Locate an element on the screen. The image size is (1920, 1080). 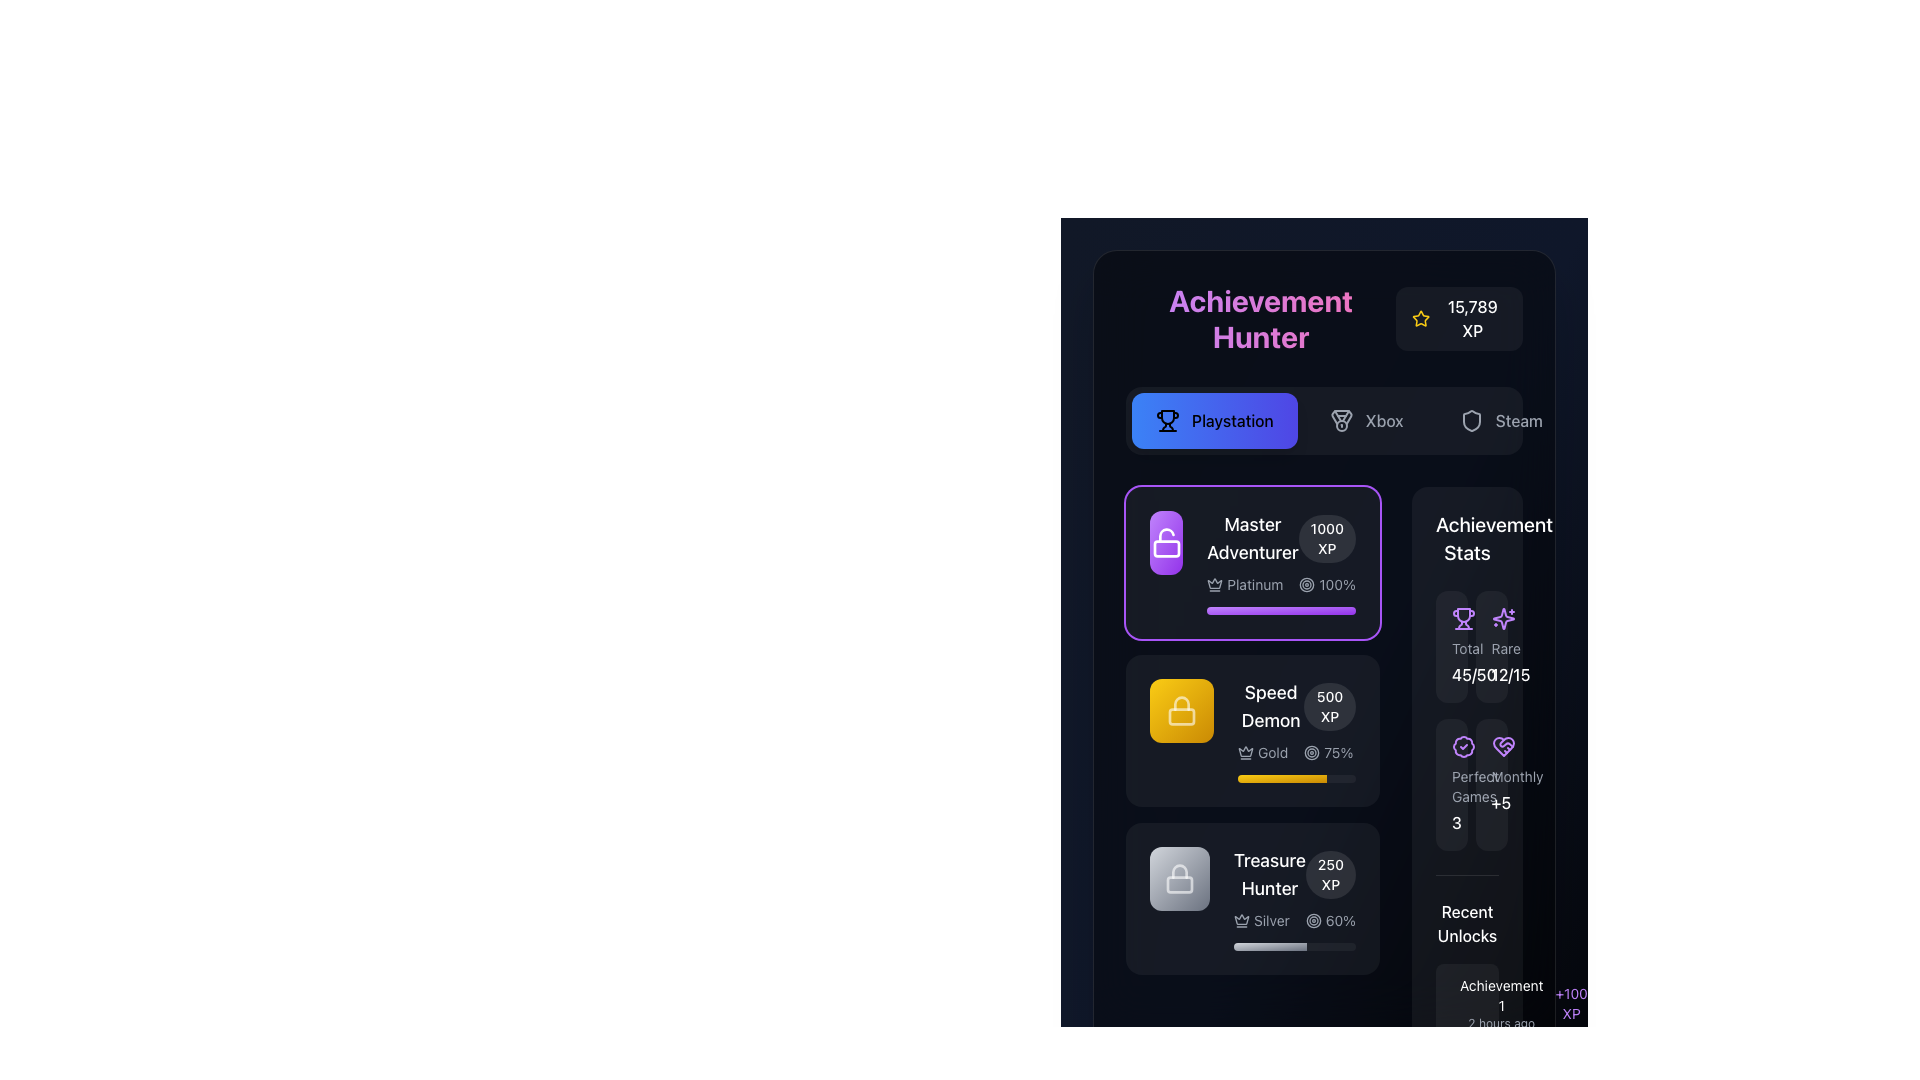
text from the heading element styled in pink that displays 'Achievement Hunter' and the dark box to the right showing '15,789 XP' with a yellow star icon, which summarizes the user's achievement is located at coordinates (1324, 318).